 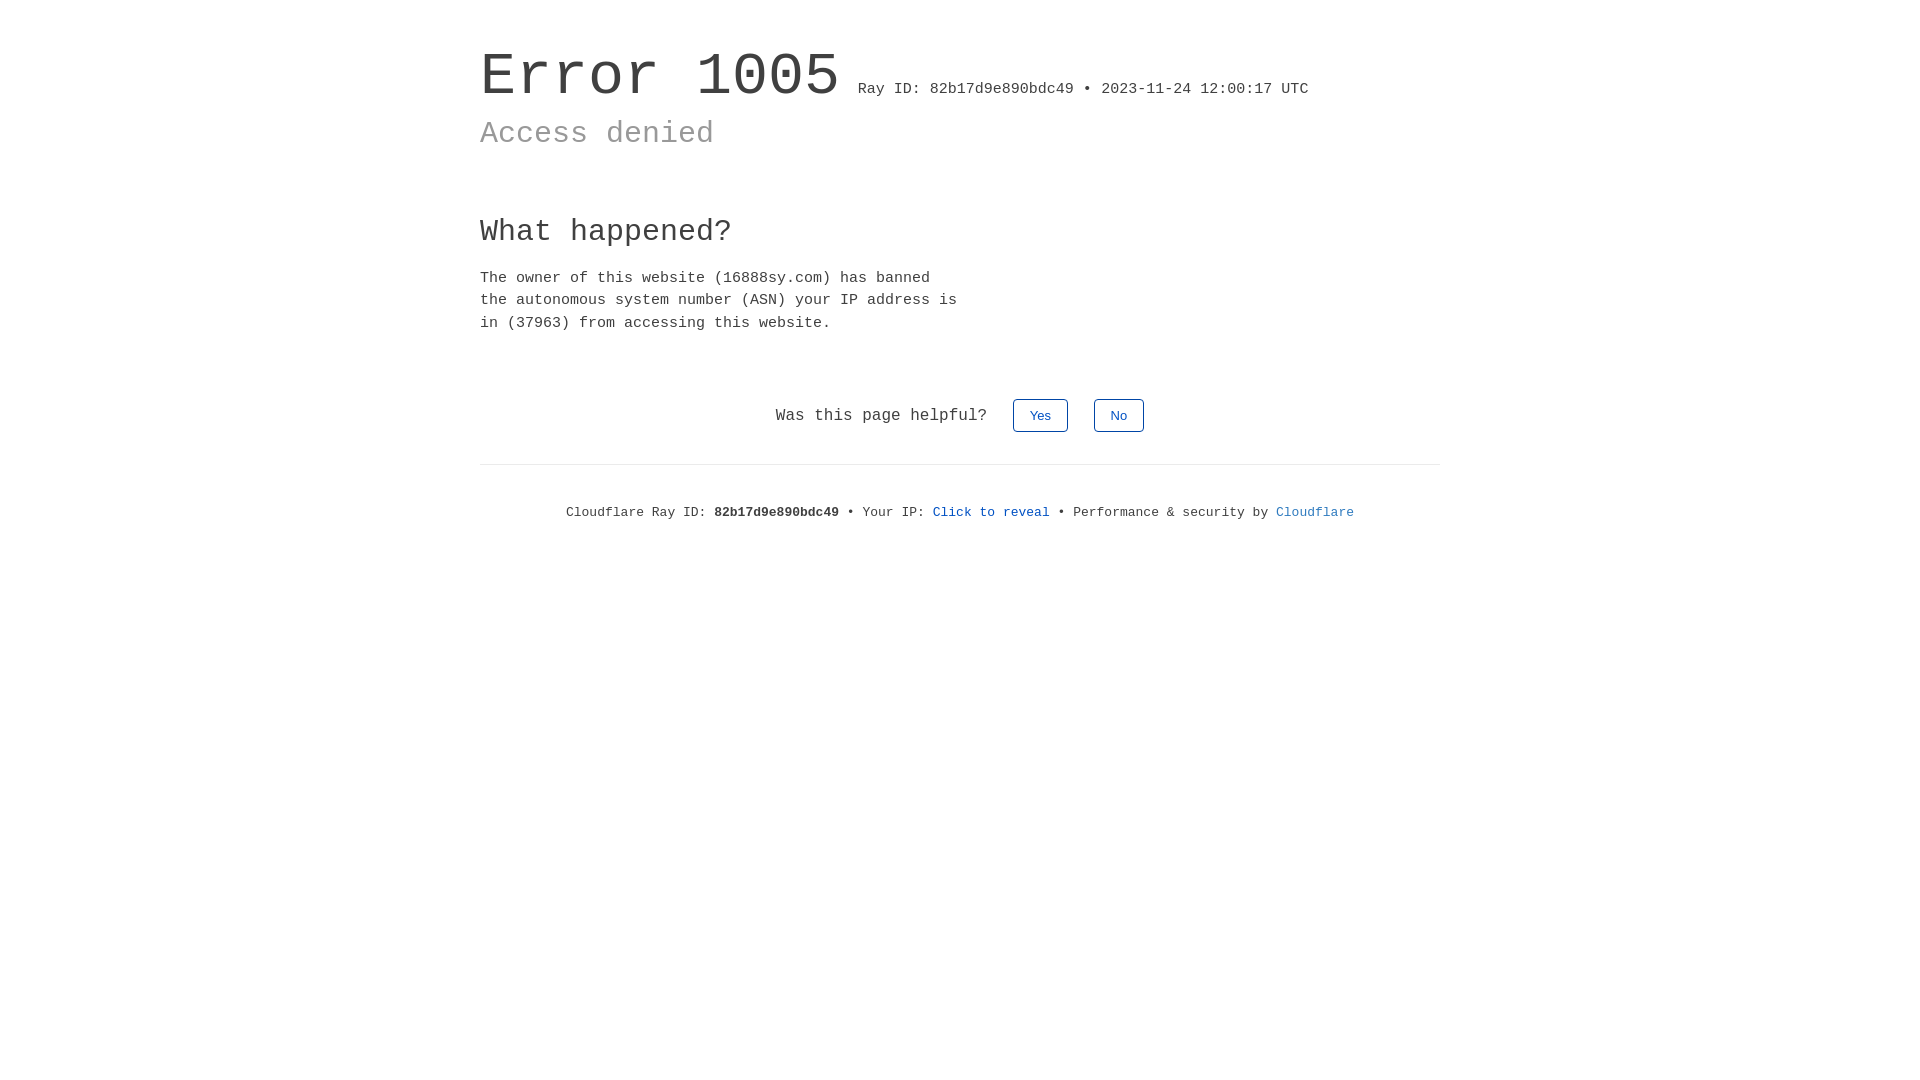 What do you see at coordinates (1040, 414) in the screenshot?
I see `'Yes'` at bounding box center [1040, 414].